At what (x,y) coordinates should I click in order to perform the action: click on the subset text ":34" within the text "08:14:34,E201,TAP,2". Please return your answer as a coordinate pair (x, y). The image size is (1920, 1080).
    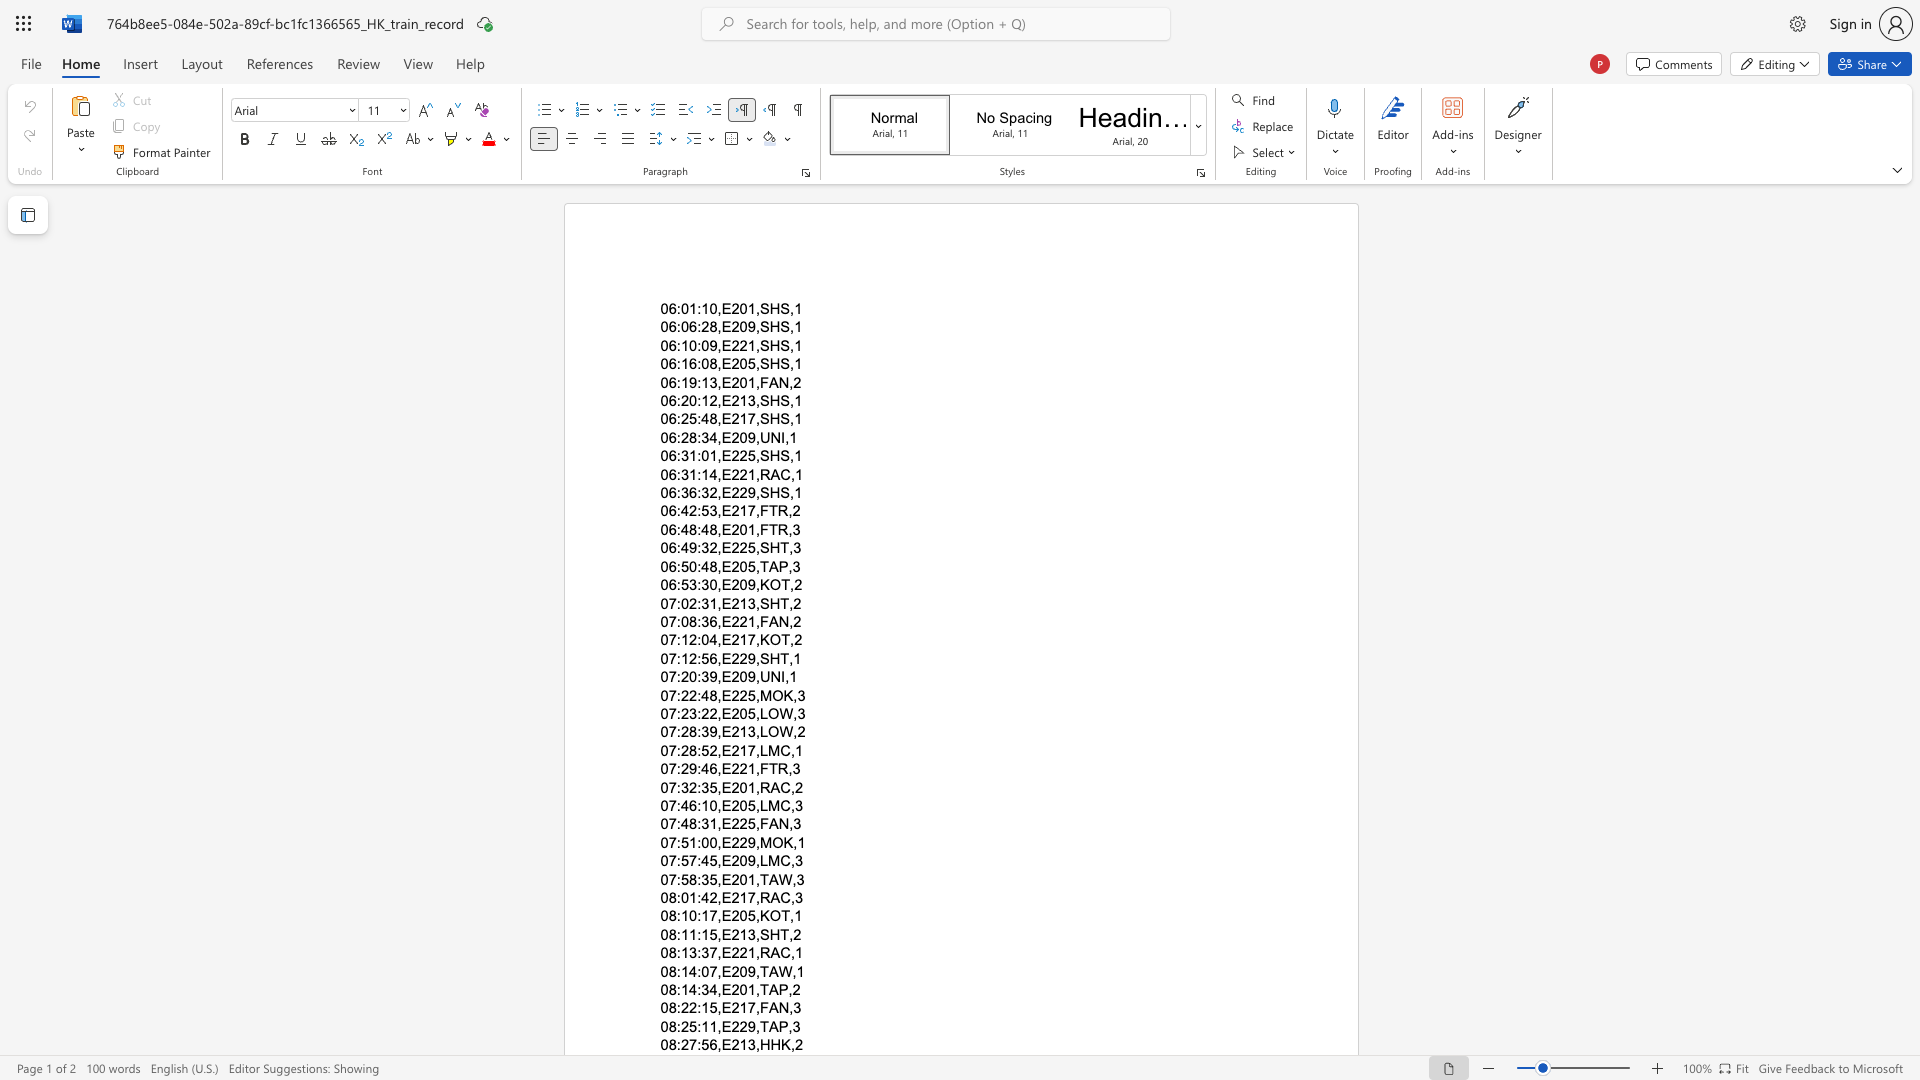
    Looking at the image, I should click on (697, 990).